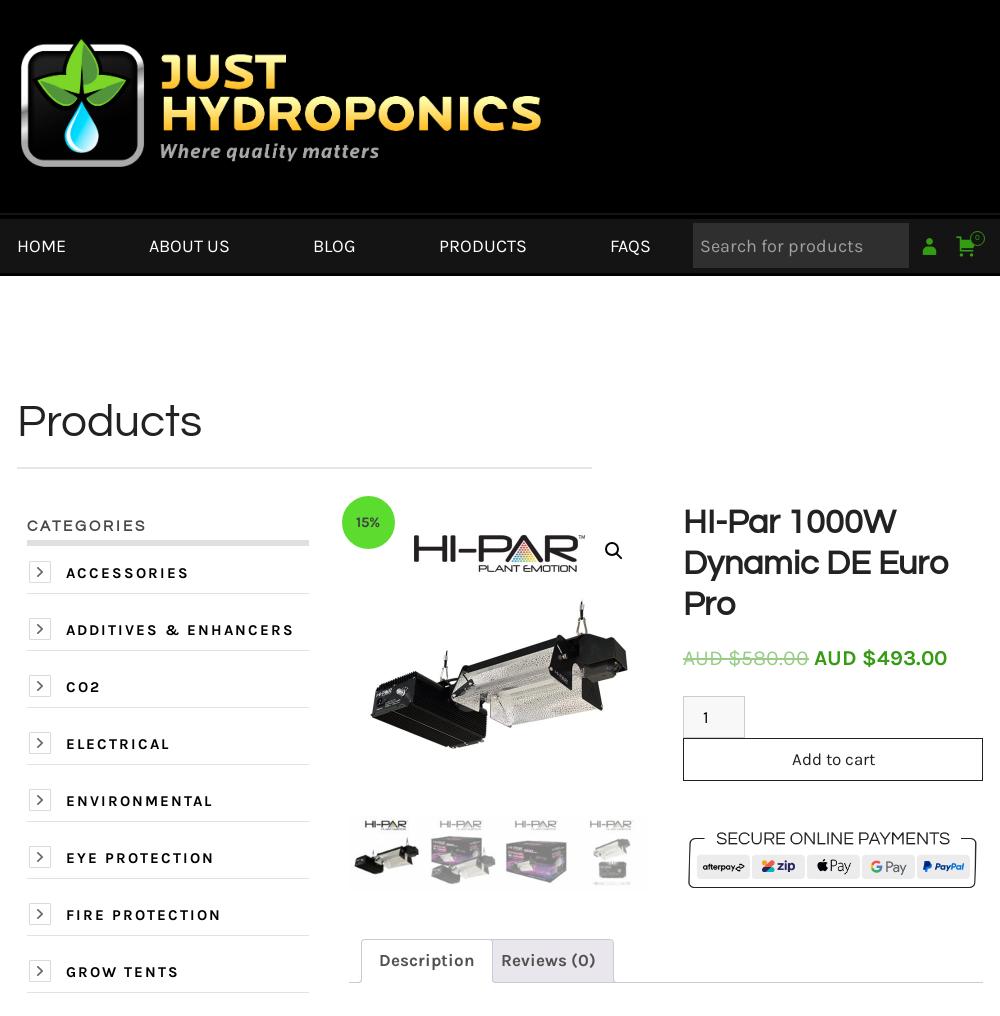  Describe the element at coordinates (775, 656) in the screenshot. I see `'580.00'` at that location.